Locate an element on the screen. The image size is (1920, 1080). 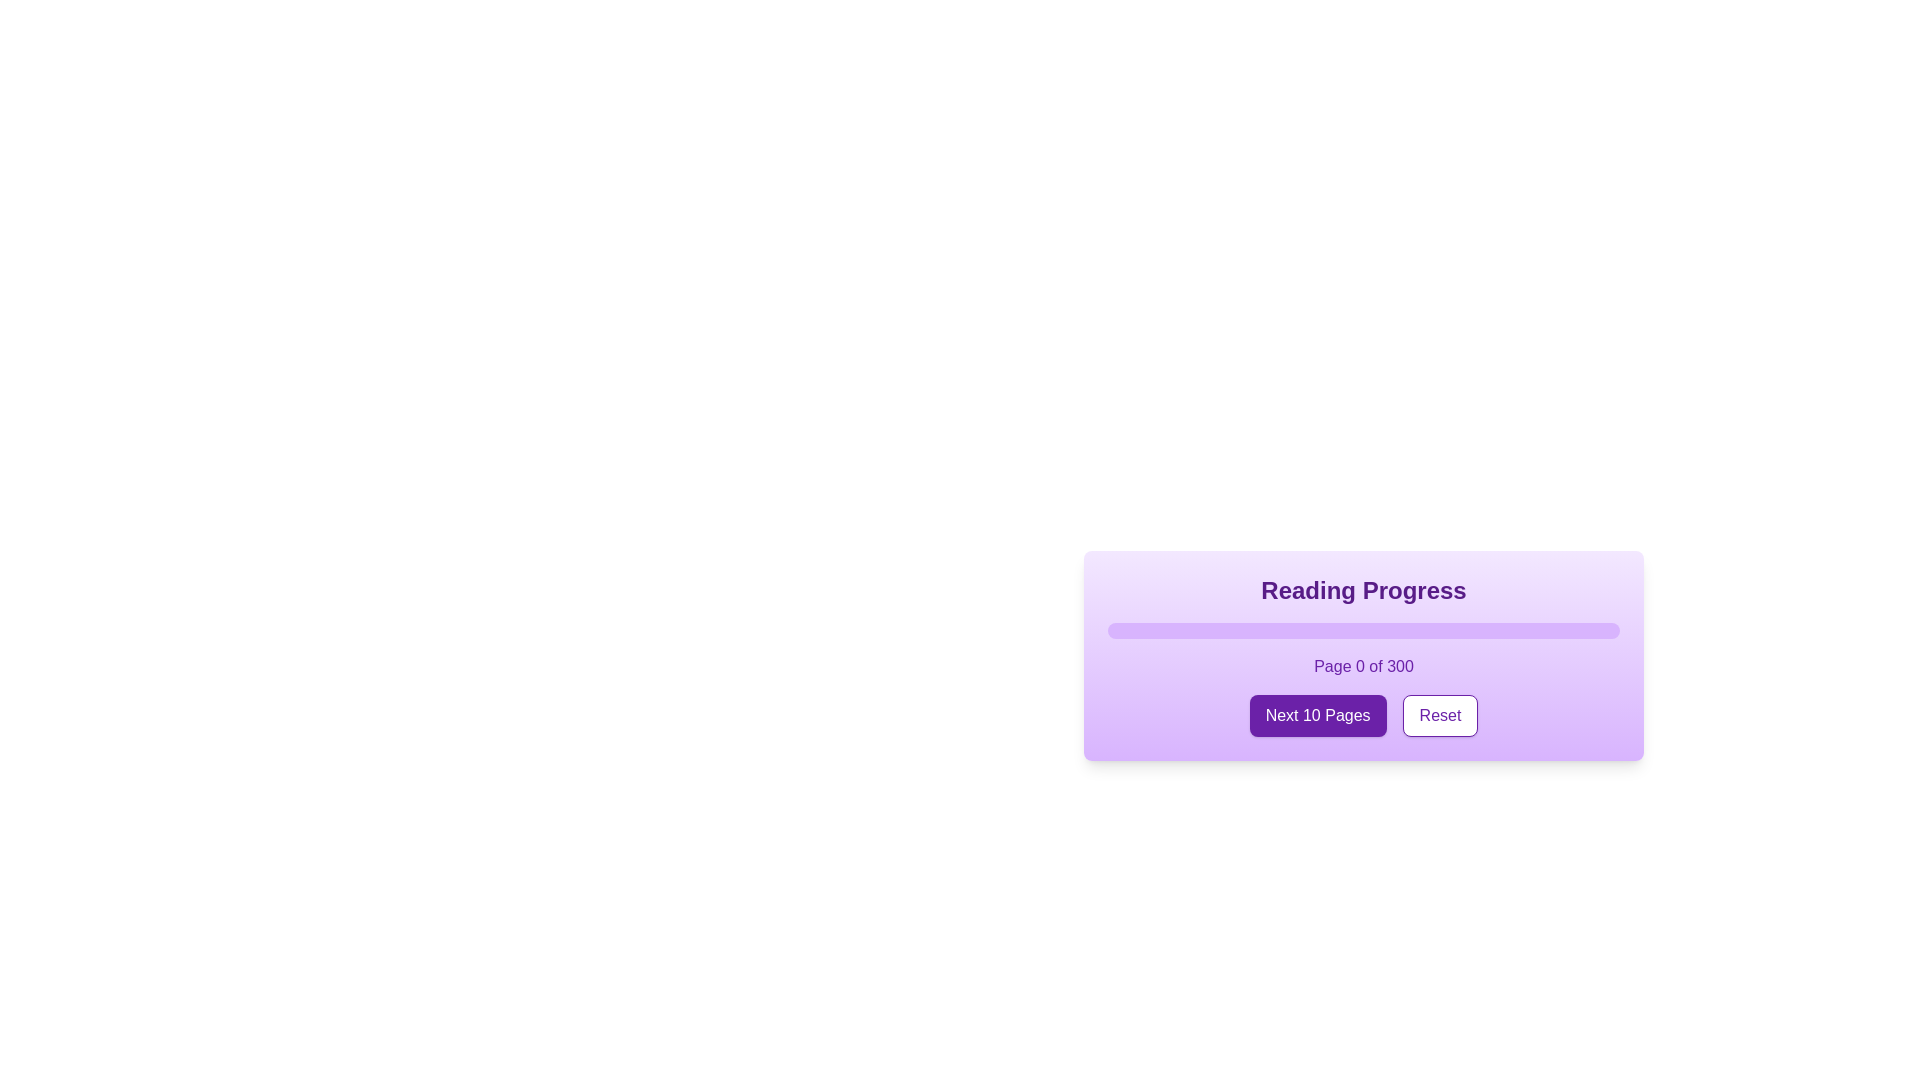
the 'Next 10 Pages' button, which is styled with a dark purple background and located within the 'Reading Progress' section is located at coordinates (1362, 715).